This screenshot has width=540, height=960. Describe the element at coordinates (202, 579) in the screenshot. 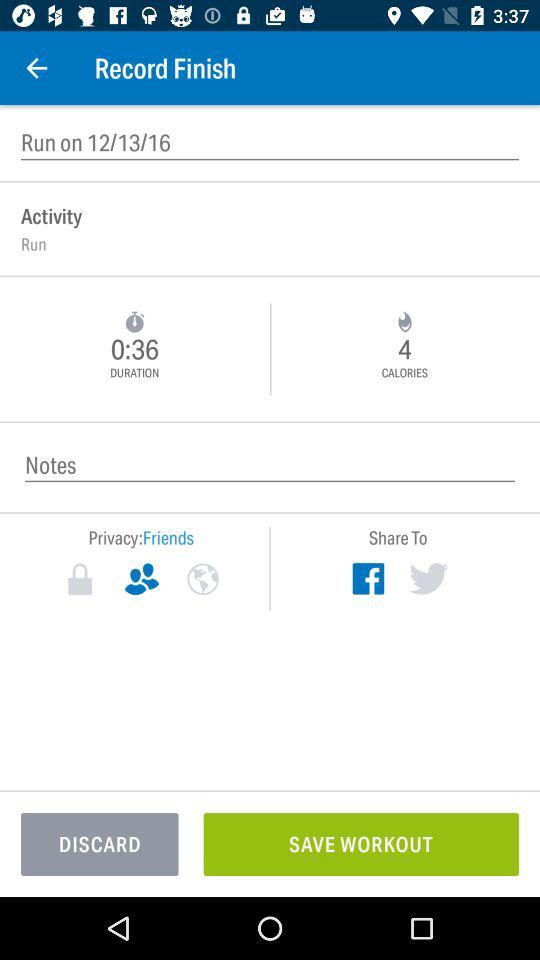

I see `exchange privacy for content to be viewed by everyone` at that location.